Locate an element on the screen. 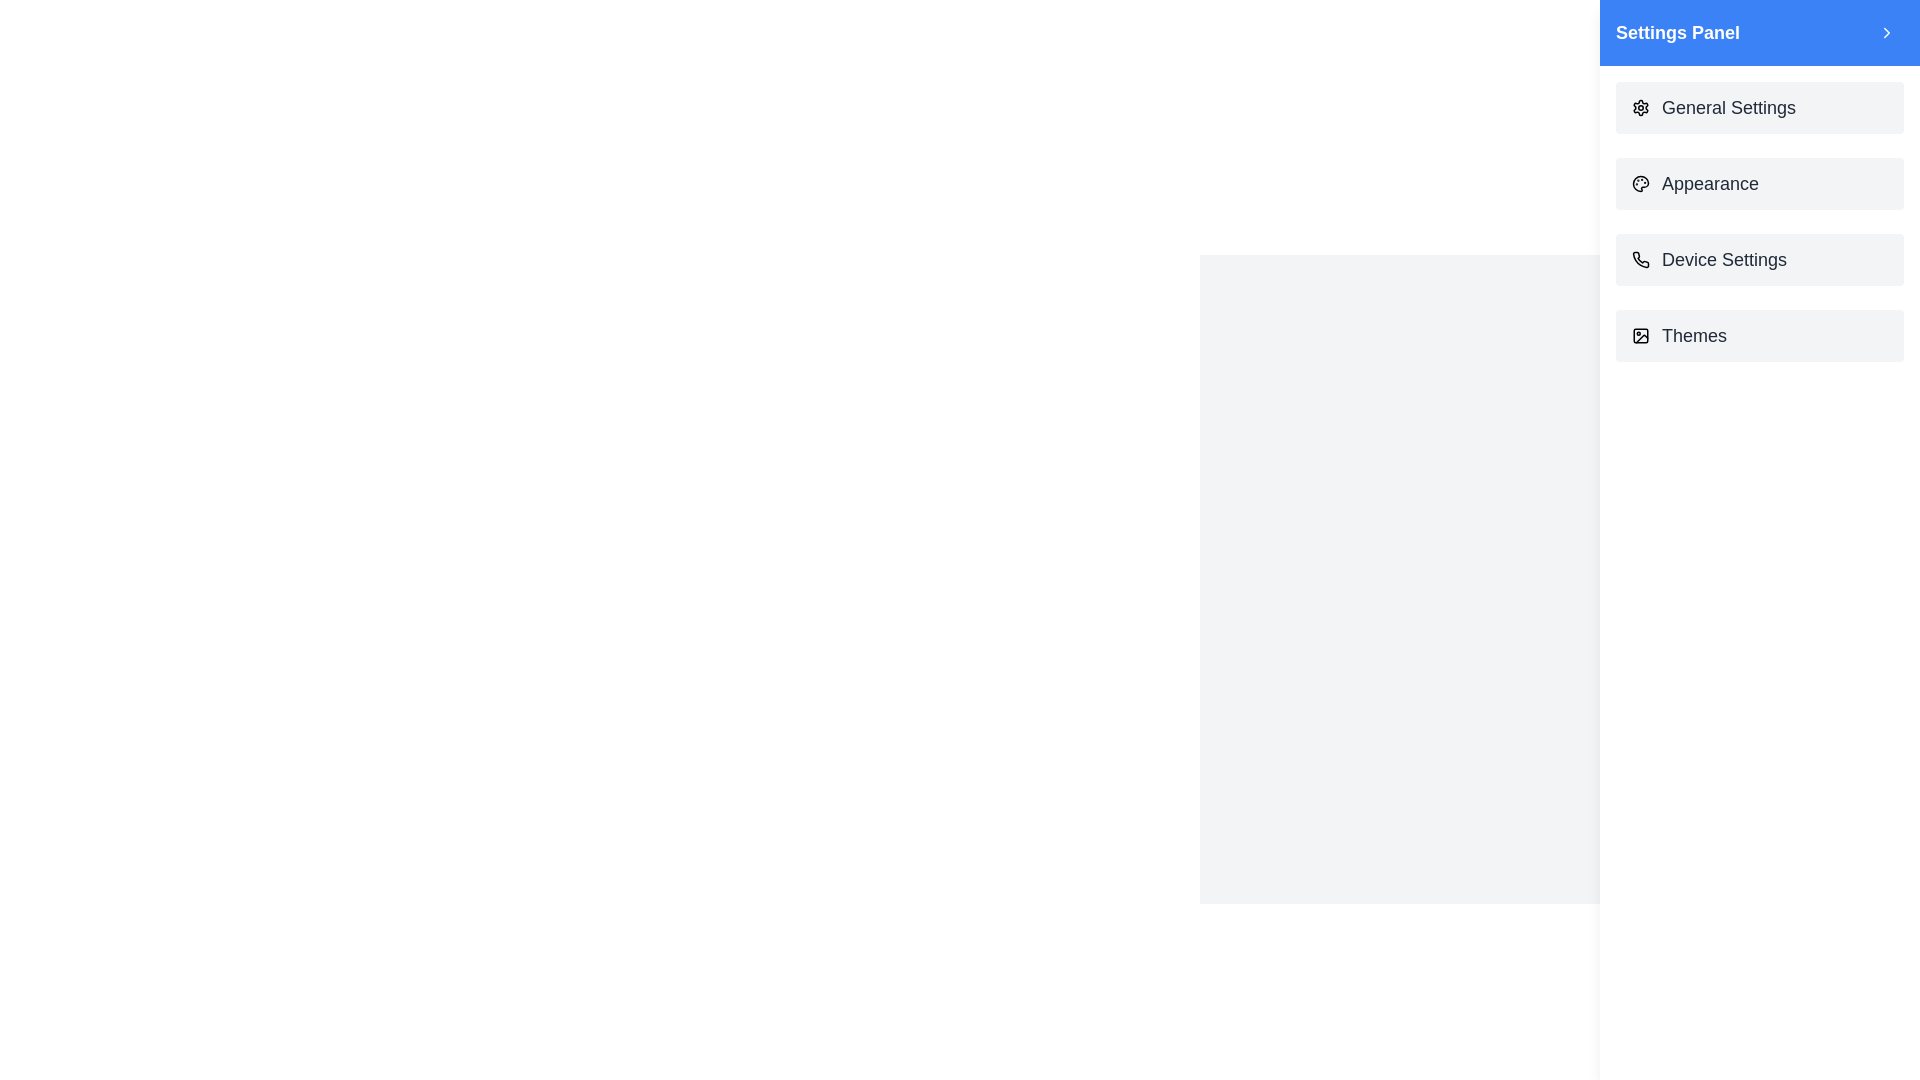  the black minimalist telephone receiver icon located to the left of the 'Device Settings' text in the settings panel is located at coordinates (1641, 258).